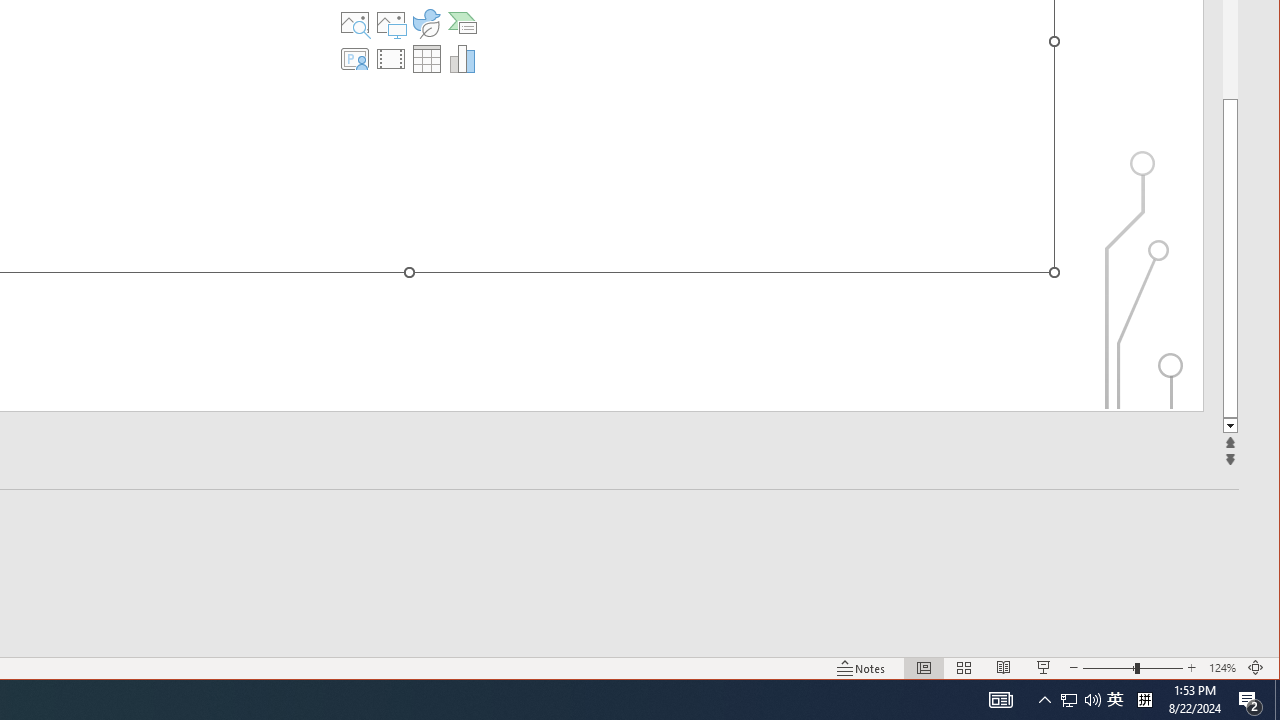 This screenshot has height=720, width=1280. What do you see at coordinates (355, 58) in the screenshot?
I see `'Insert Cameo'` at bounding box center [355, 58].